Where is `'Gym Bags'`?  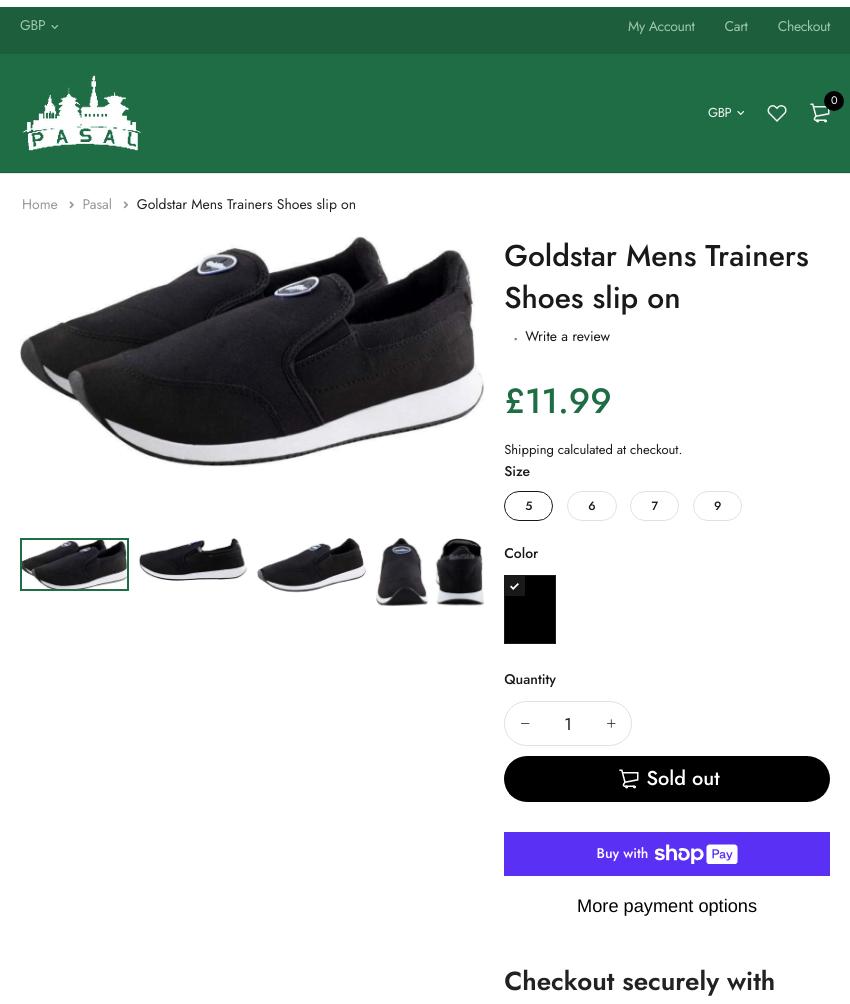 'Gym Bags' is located at coordinates (4, 225).